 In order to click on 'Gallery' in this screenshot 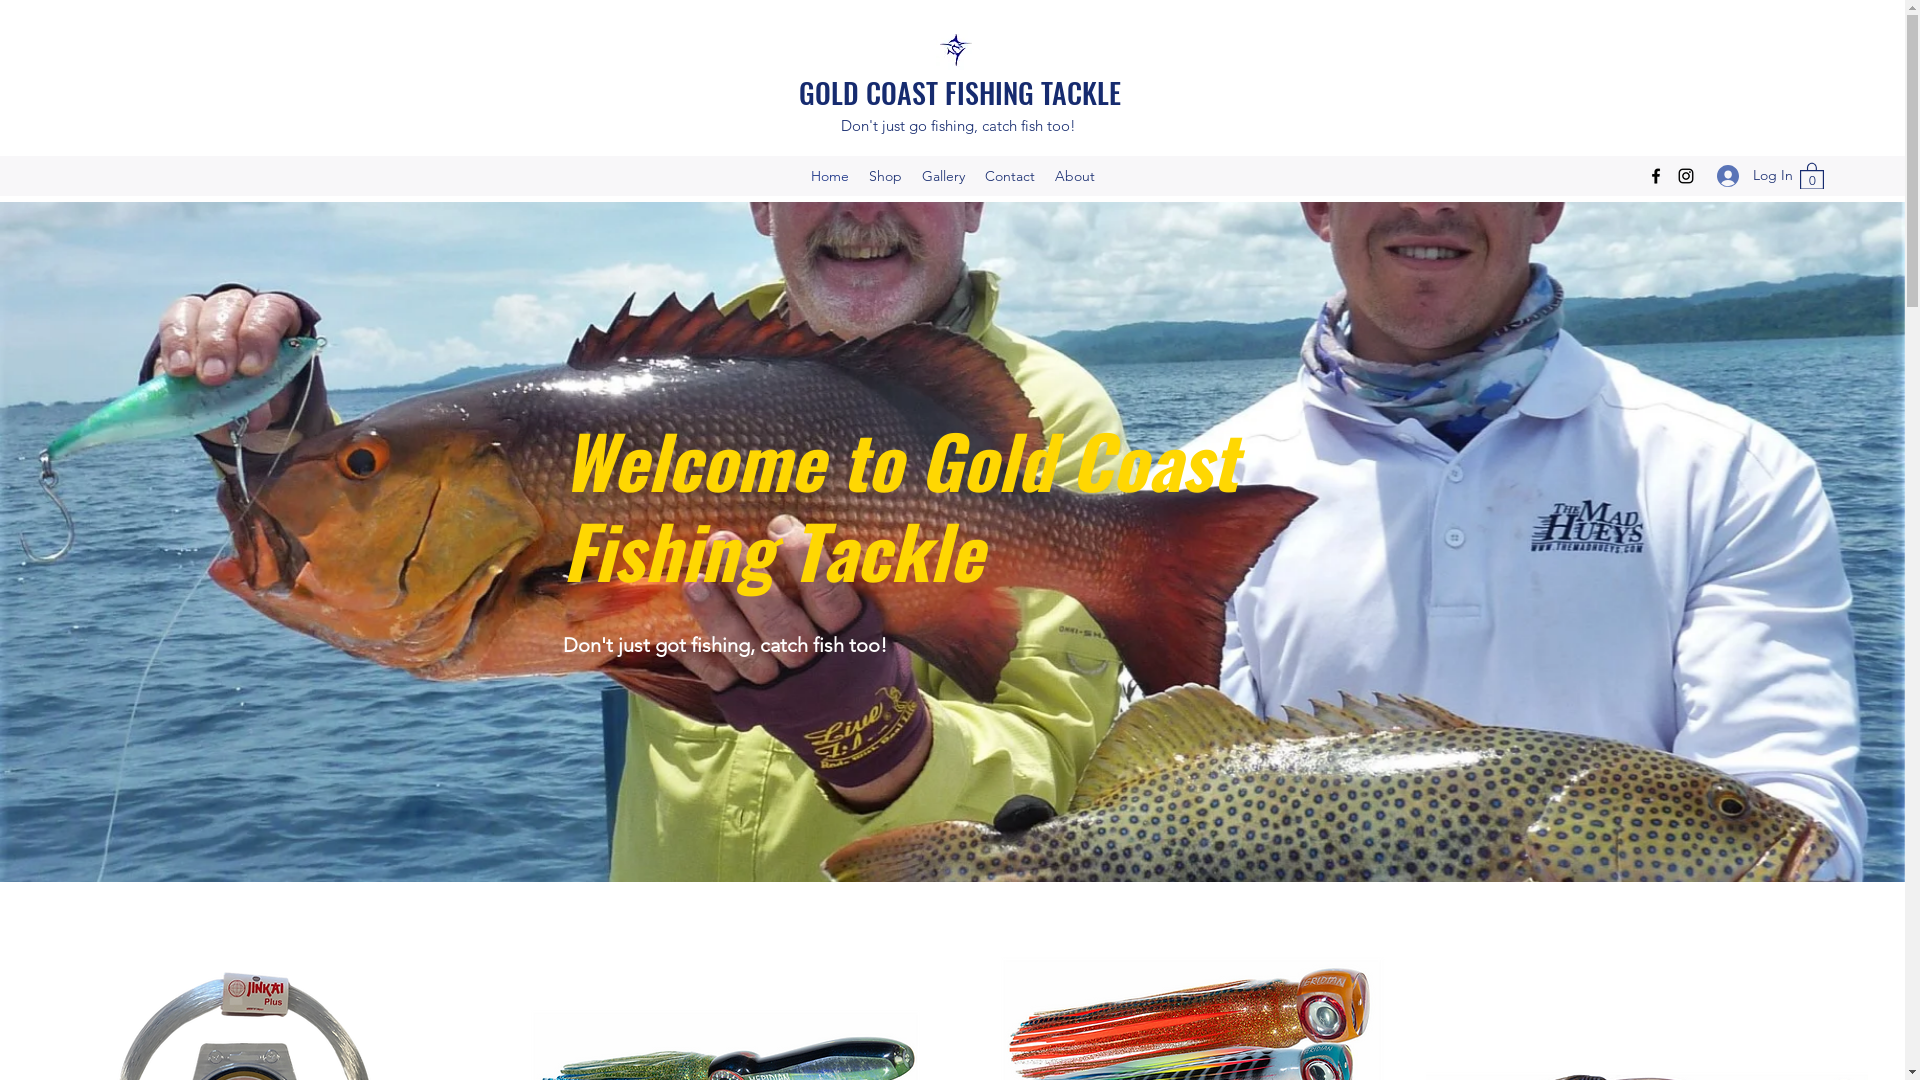, I will do `click(911, 175)`.